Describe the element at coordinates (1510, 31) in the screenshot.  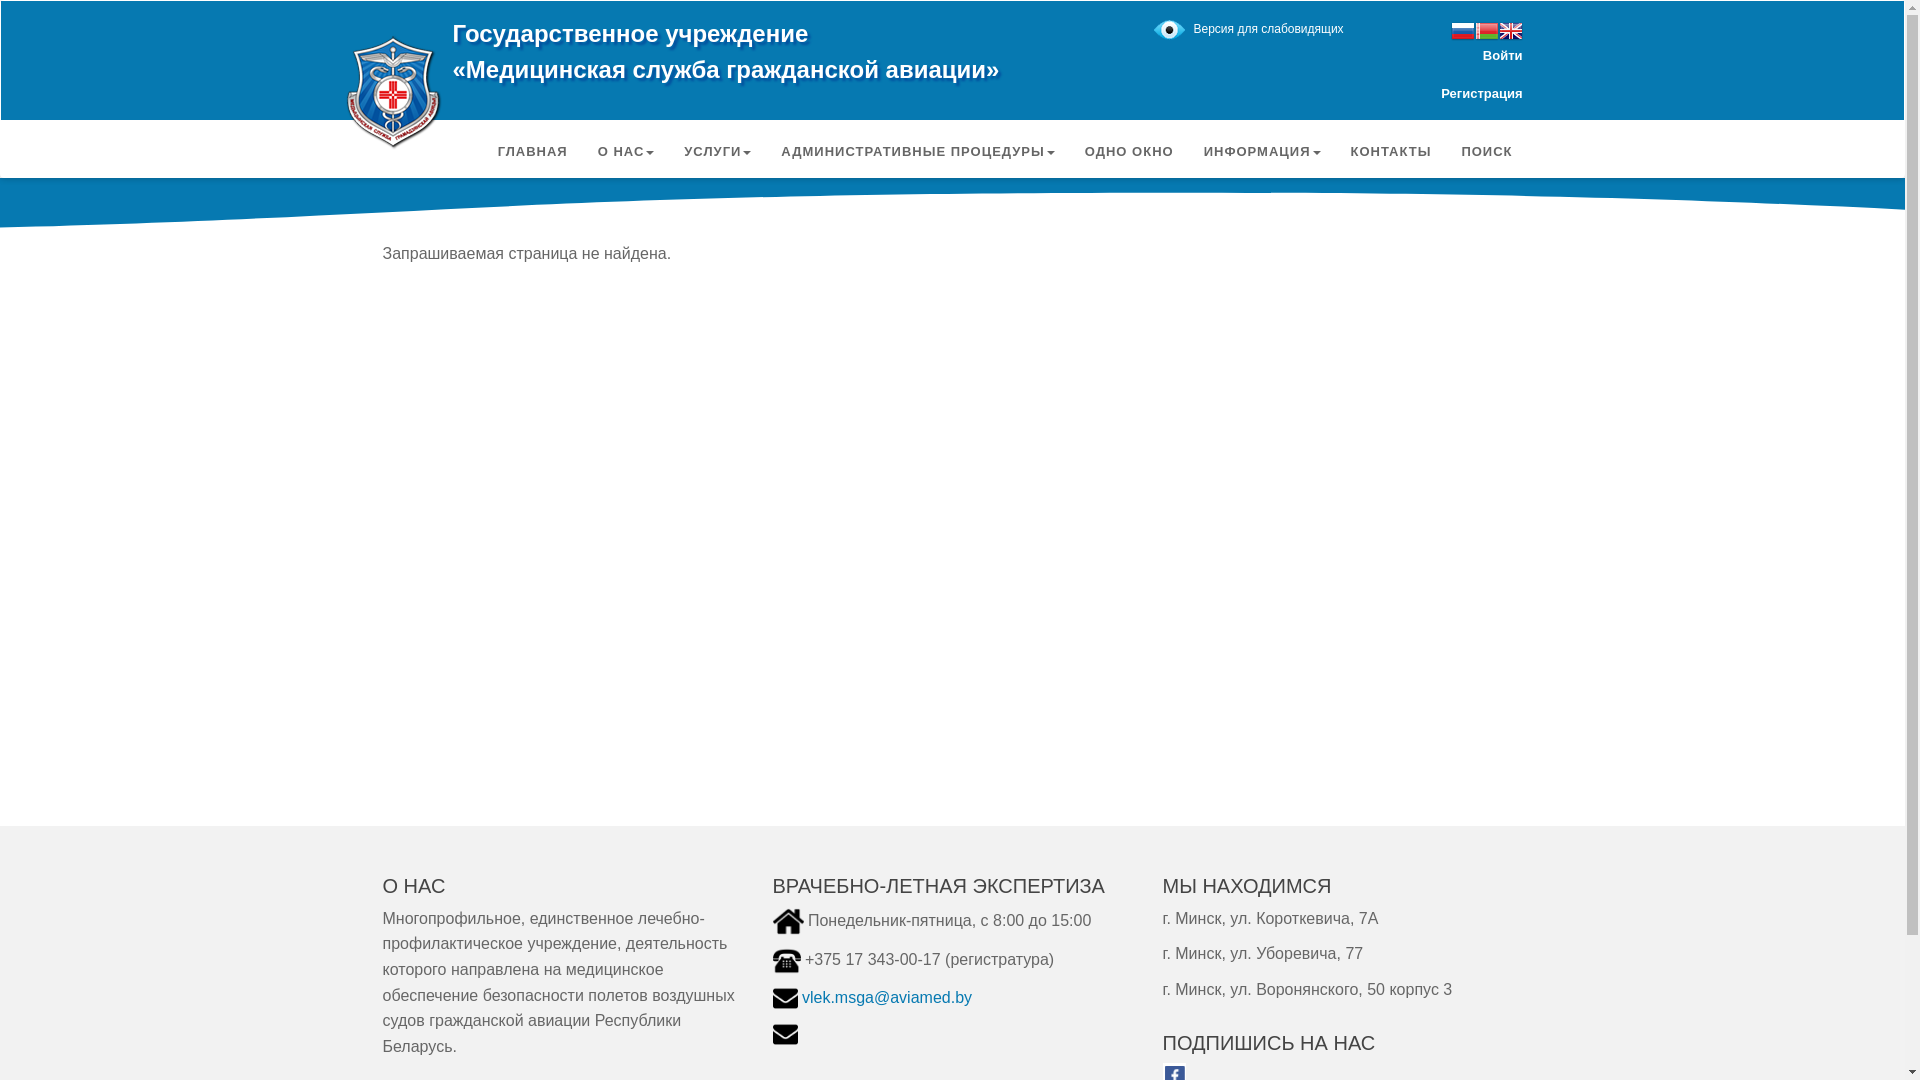
I see `'English'` at that location.